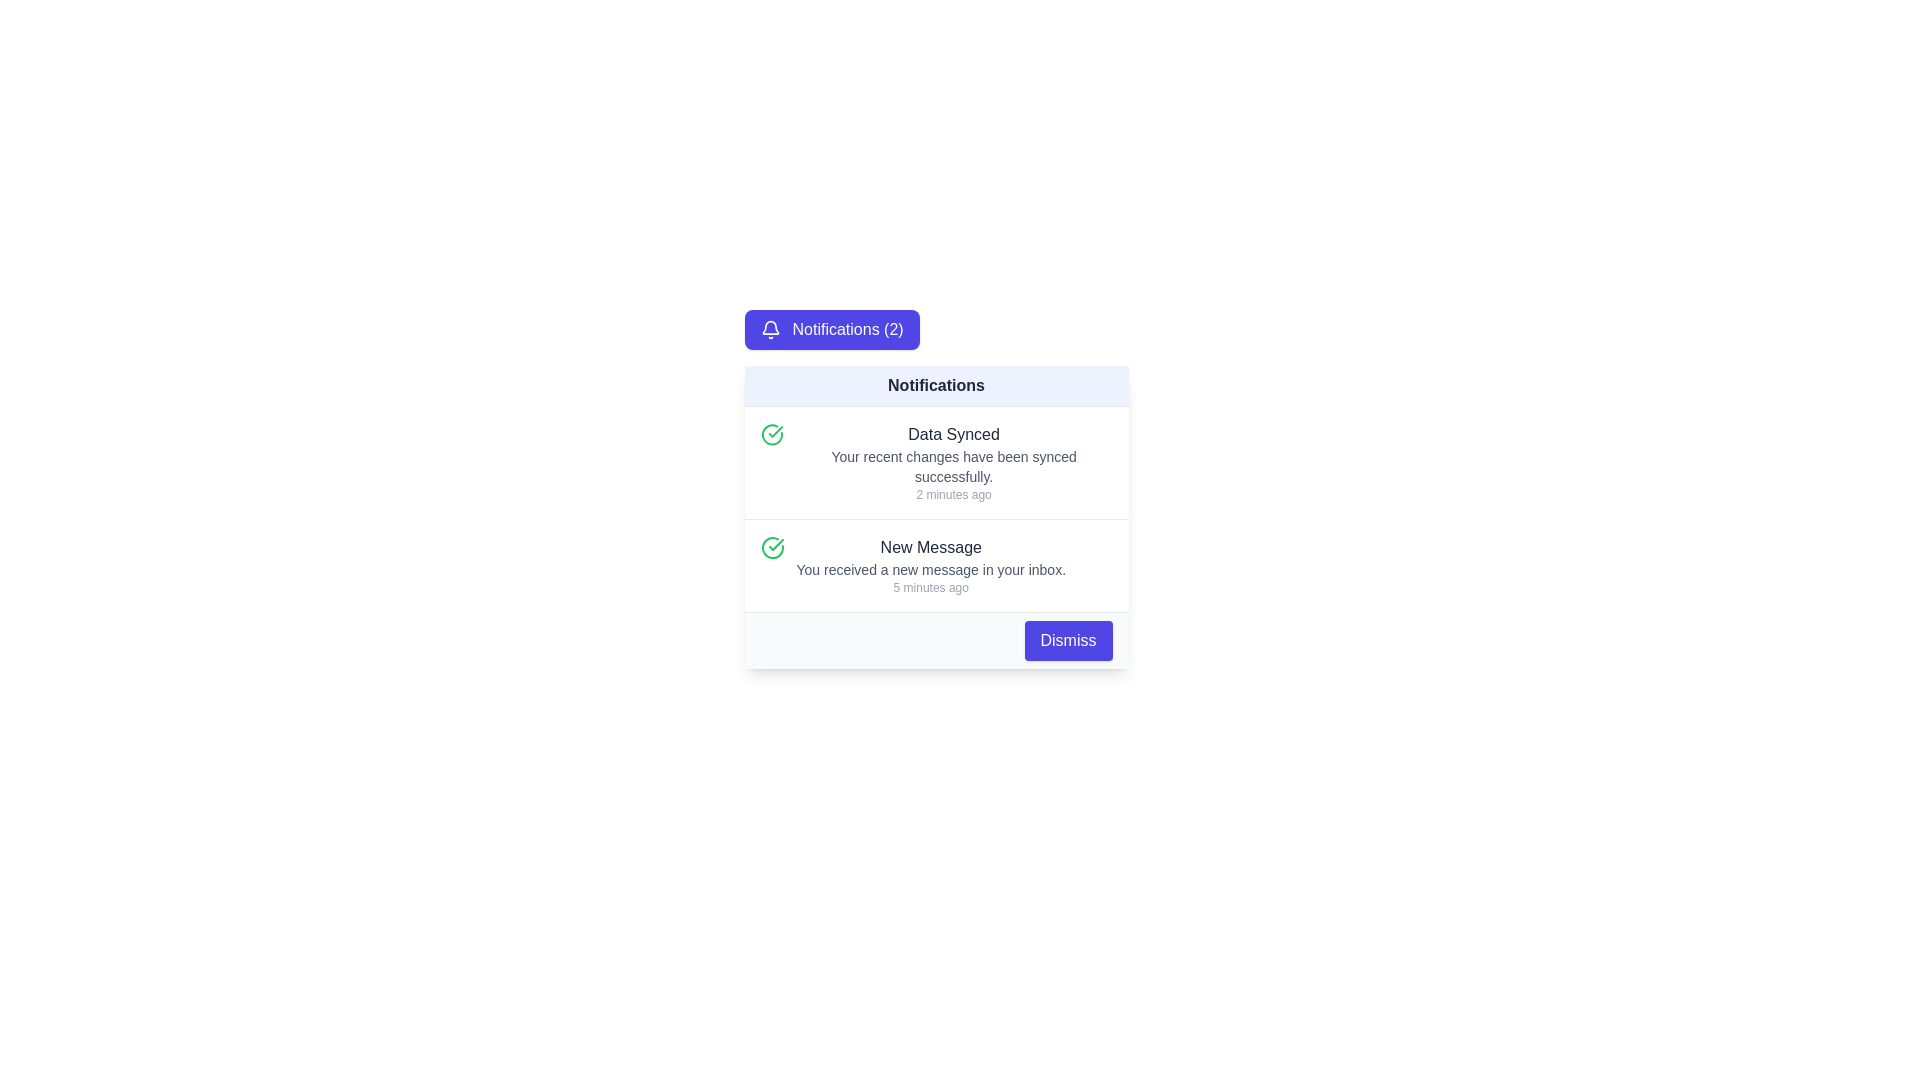 This screenshot has width=1920, height=1080. Describe the element at coordinates (953, 466) in the screenshot. I see `descriptive text that indicates successful data synchronization, located centrally in the notification panel below the 'Data Synced' title and above the timestamp '2 minutes ago.'` at that location.